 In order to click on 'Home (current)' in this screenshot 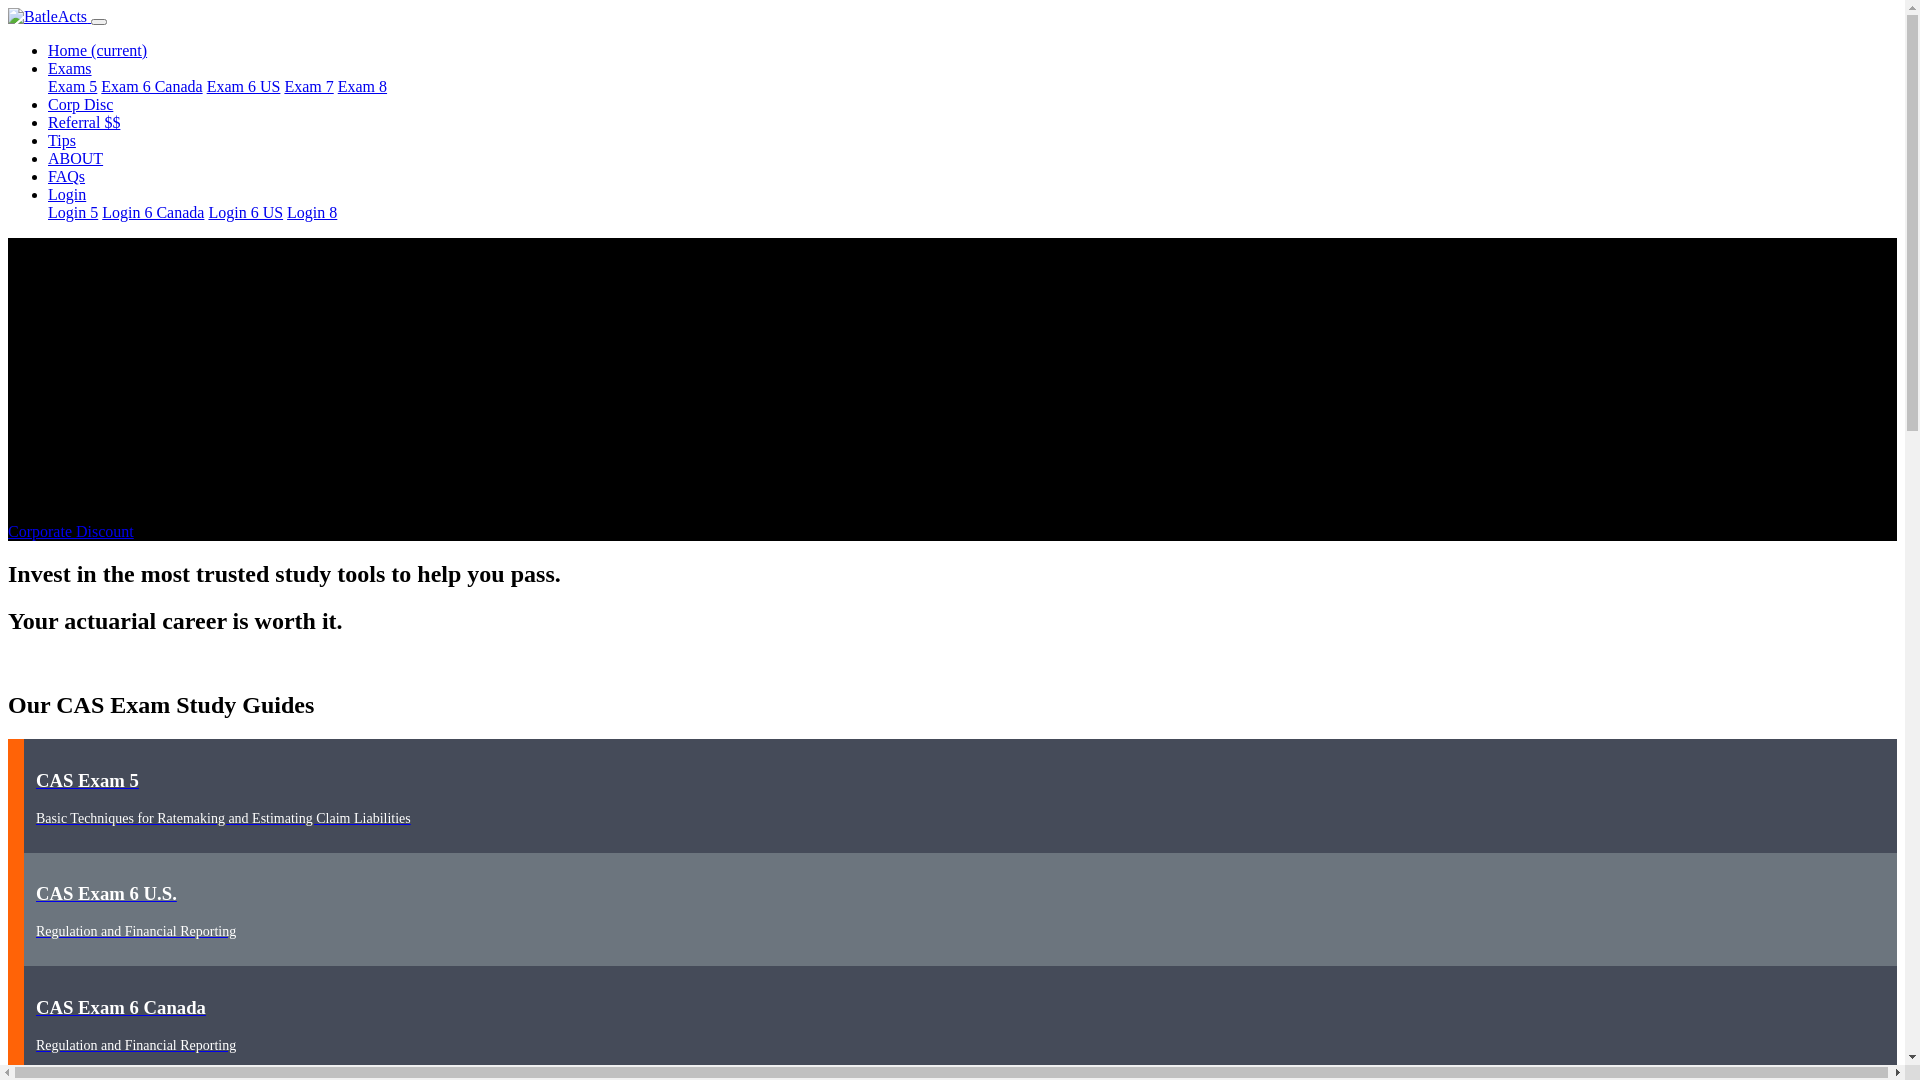, I will do `click(96, 49)`.